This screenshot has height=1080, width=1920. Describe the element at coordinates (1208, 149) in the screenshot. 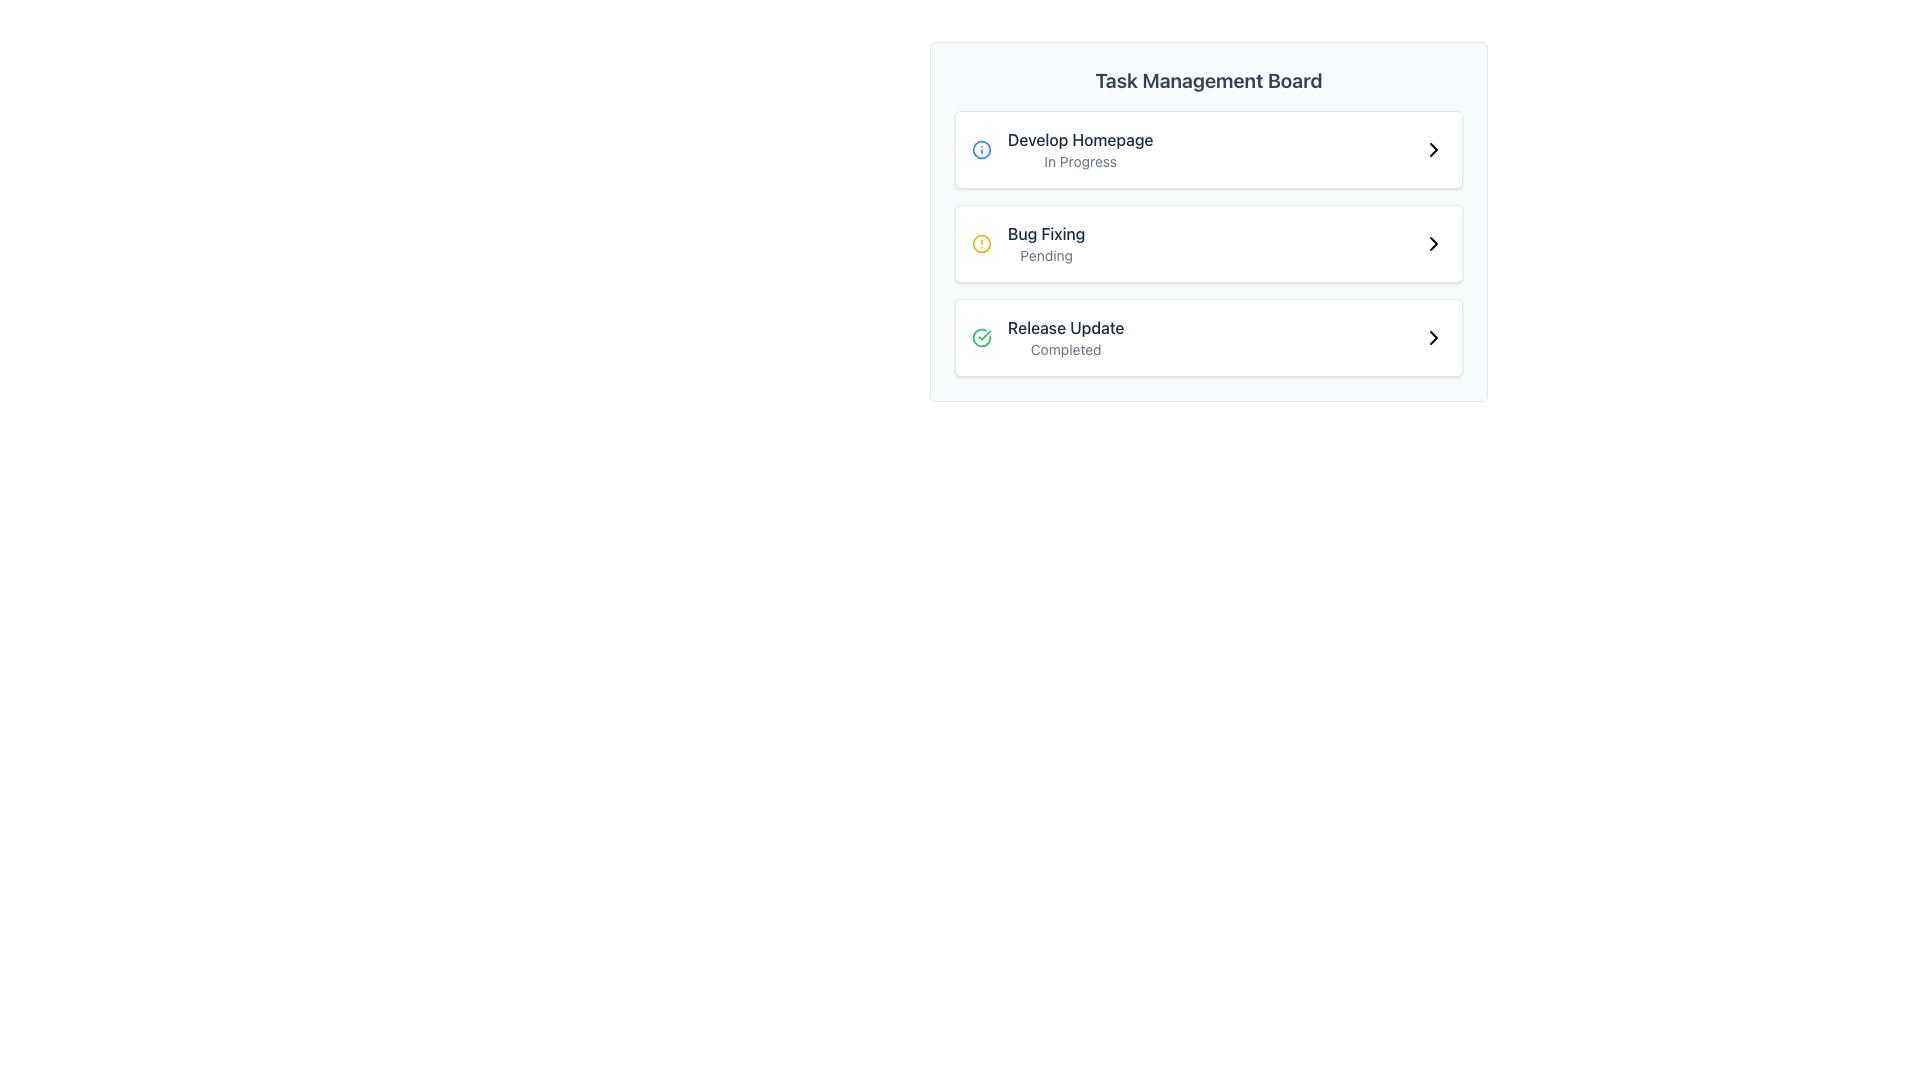

I see `on the 'Develop Homepage' task item in the Task Management Board` at that location.